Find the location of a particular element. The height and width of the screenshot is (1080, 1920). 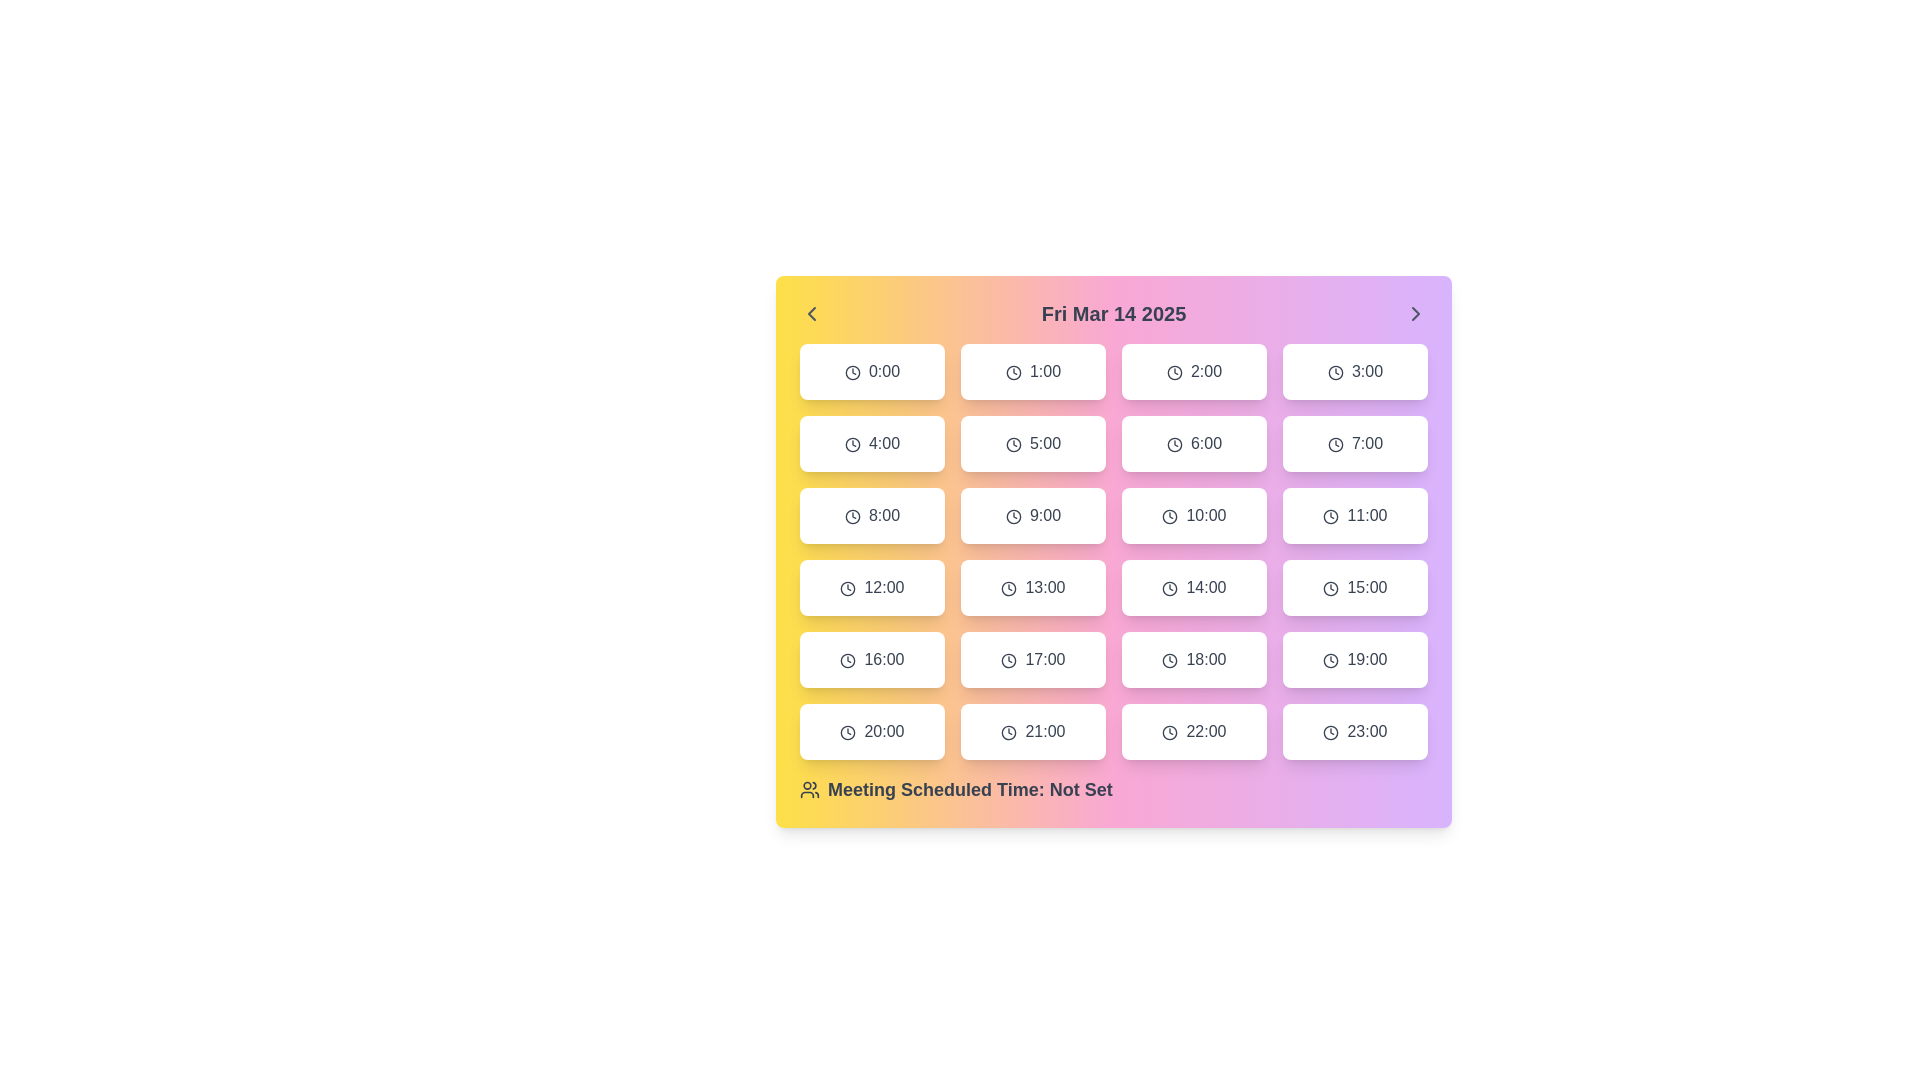

the clock icon representing the time '12:00' located in the fourth row, first column beneath the heading 'Fri Mar 14 2025' is located at coordinates (848, 587).